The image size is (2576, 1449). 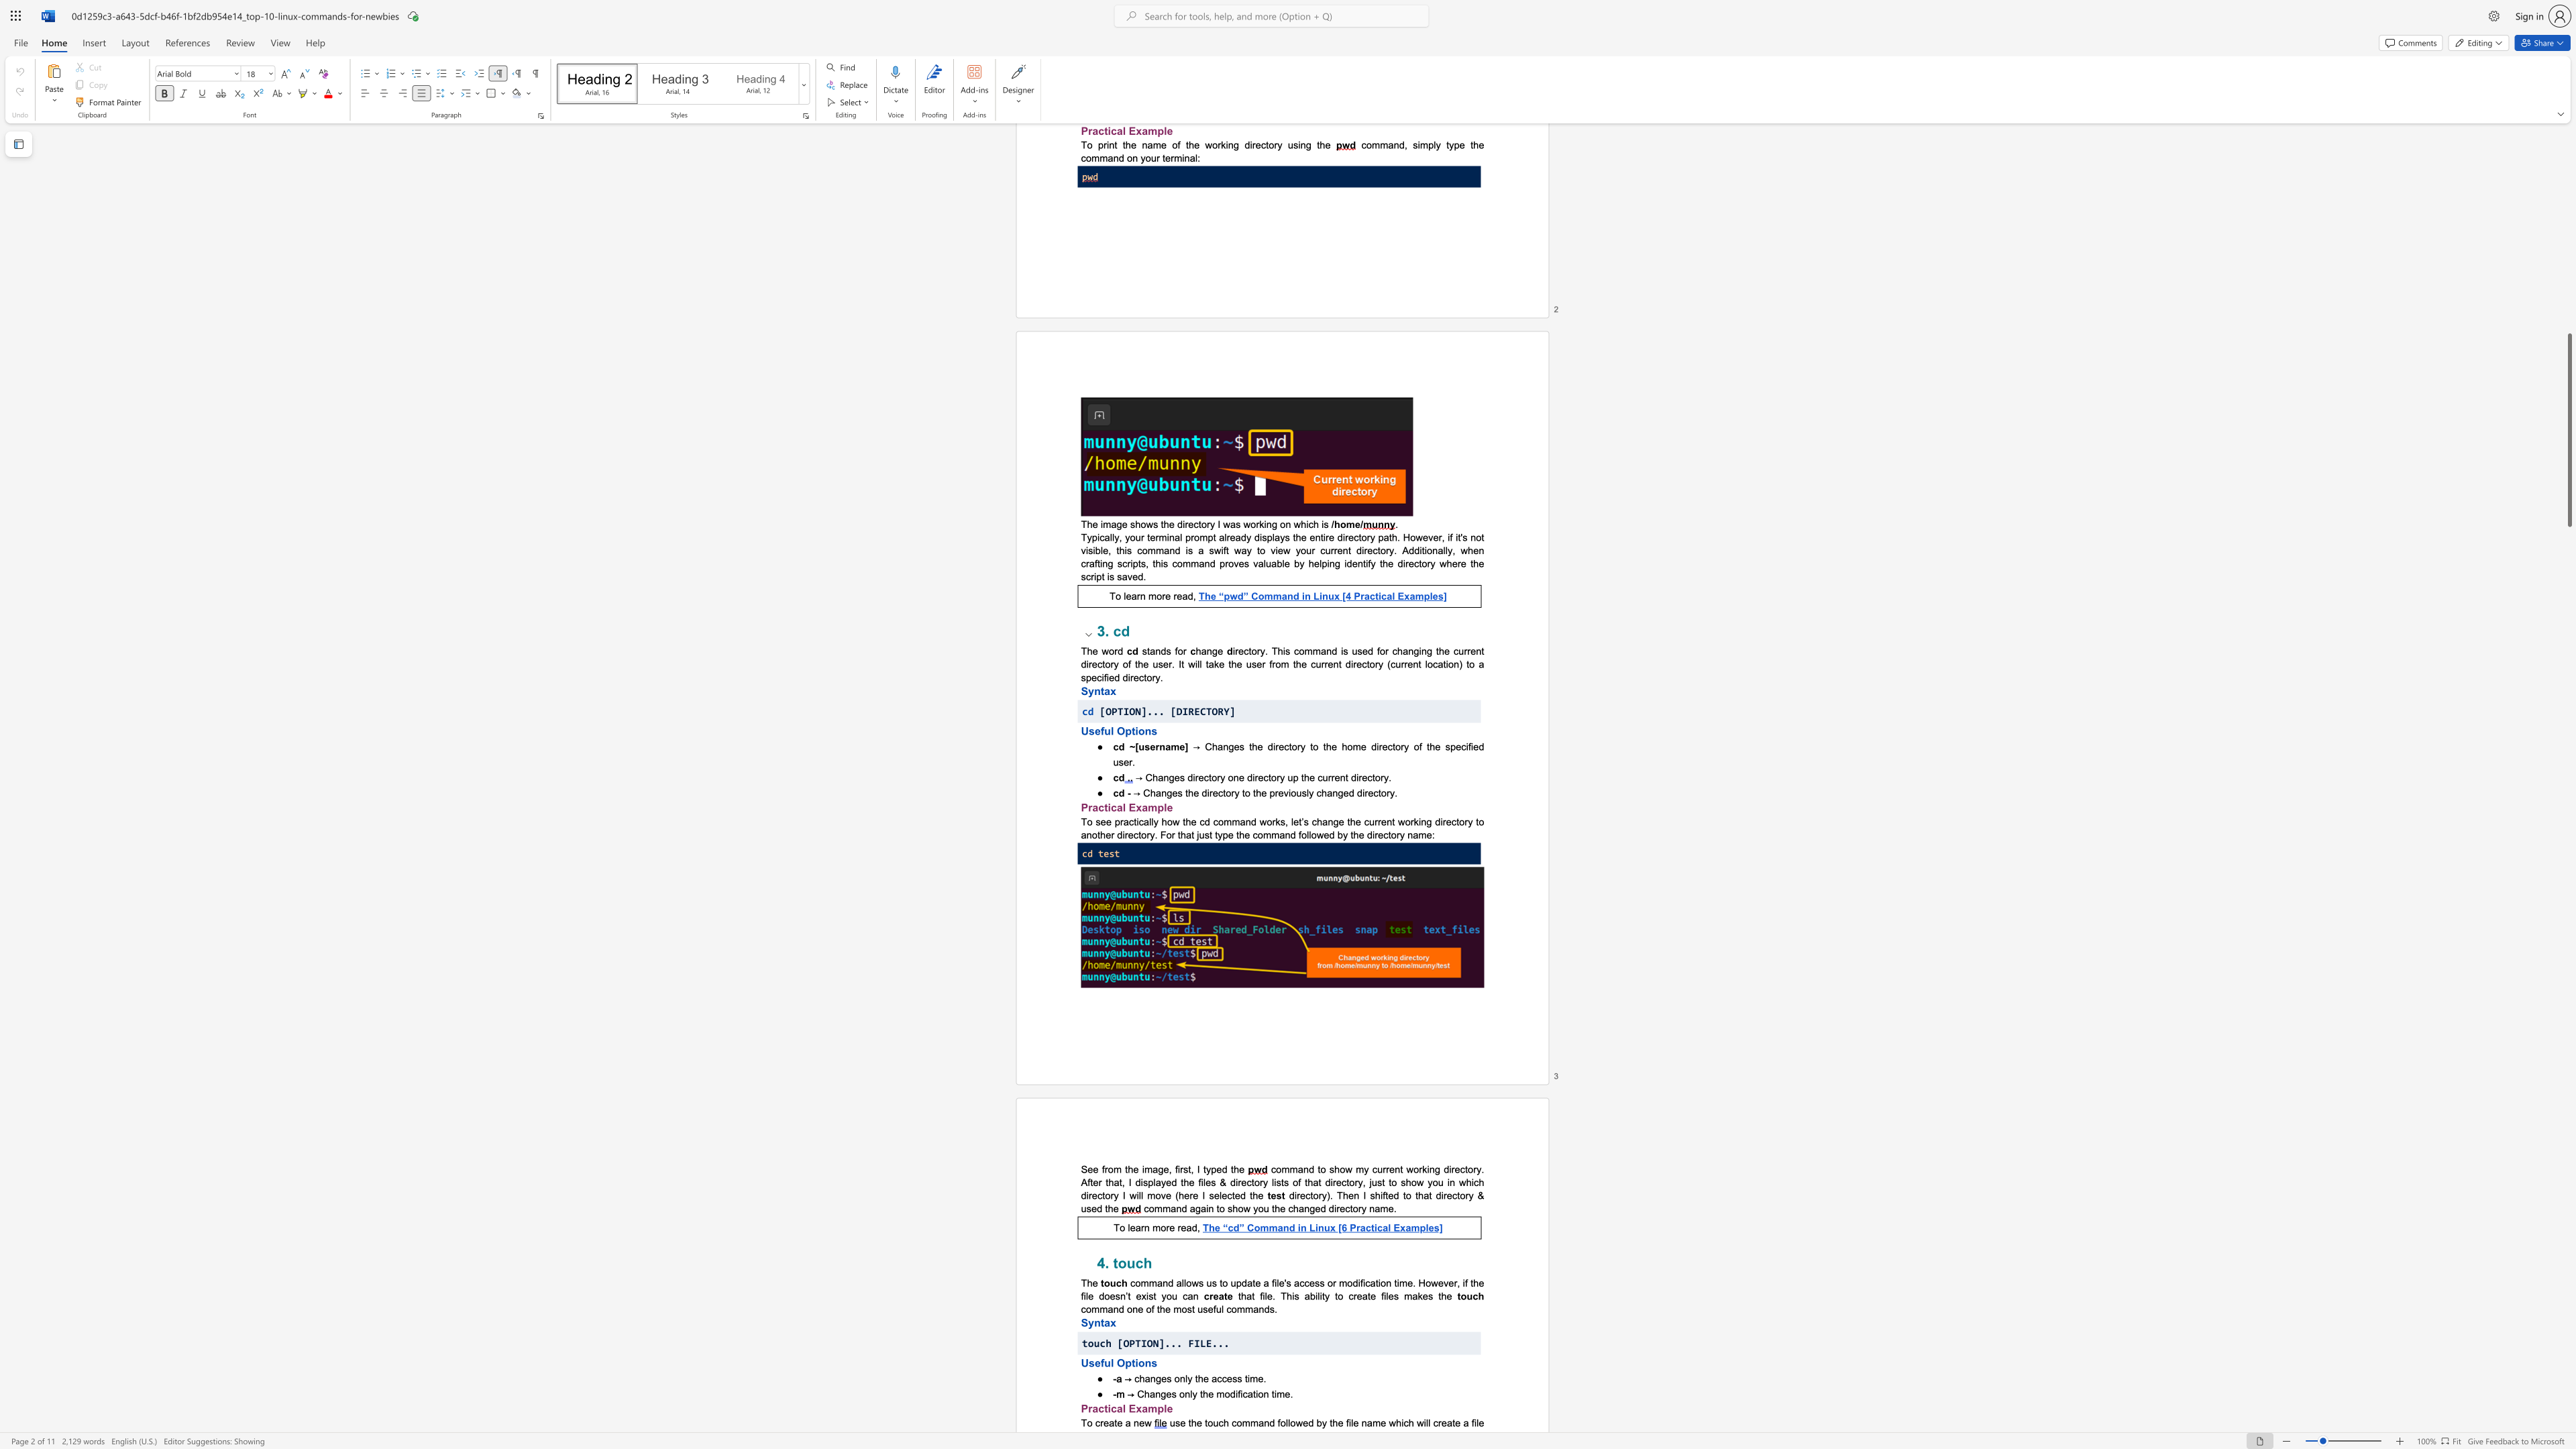 What do you see at coordinates (1110, 1208) in the screenshot?
I see `the 4th character "h" in the text` at bounding box center [1110, 1208].